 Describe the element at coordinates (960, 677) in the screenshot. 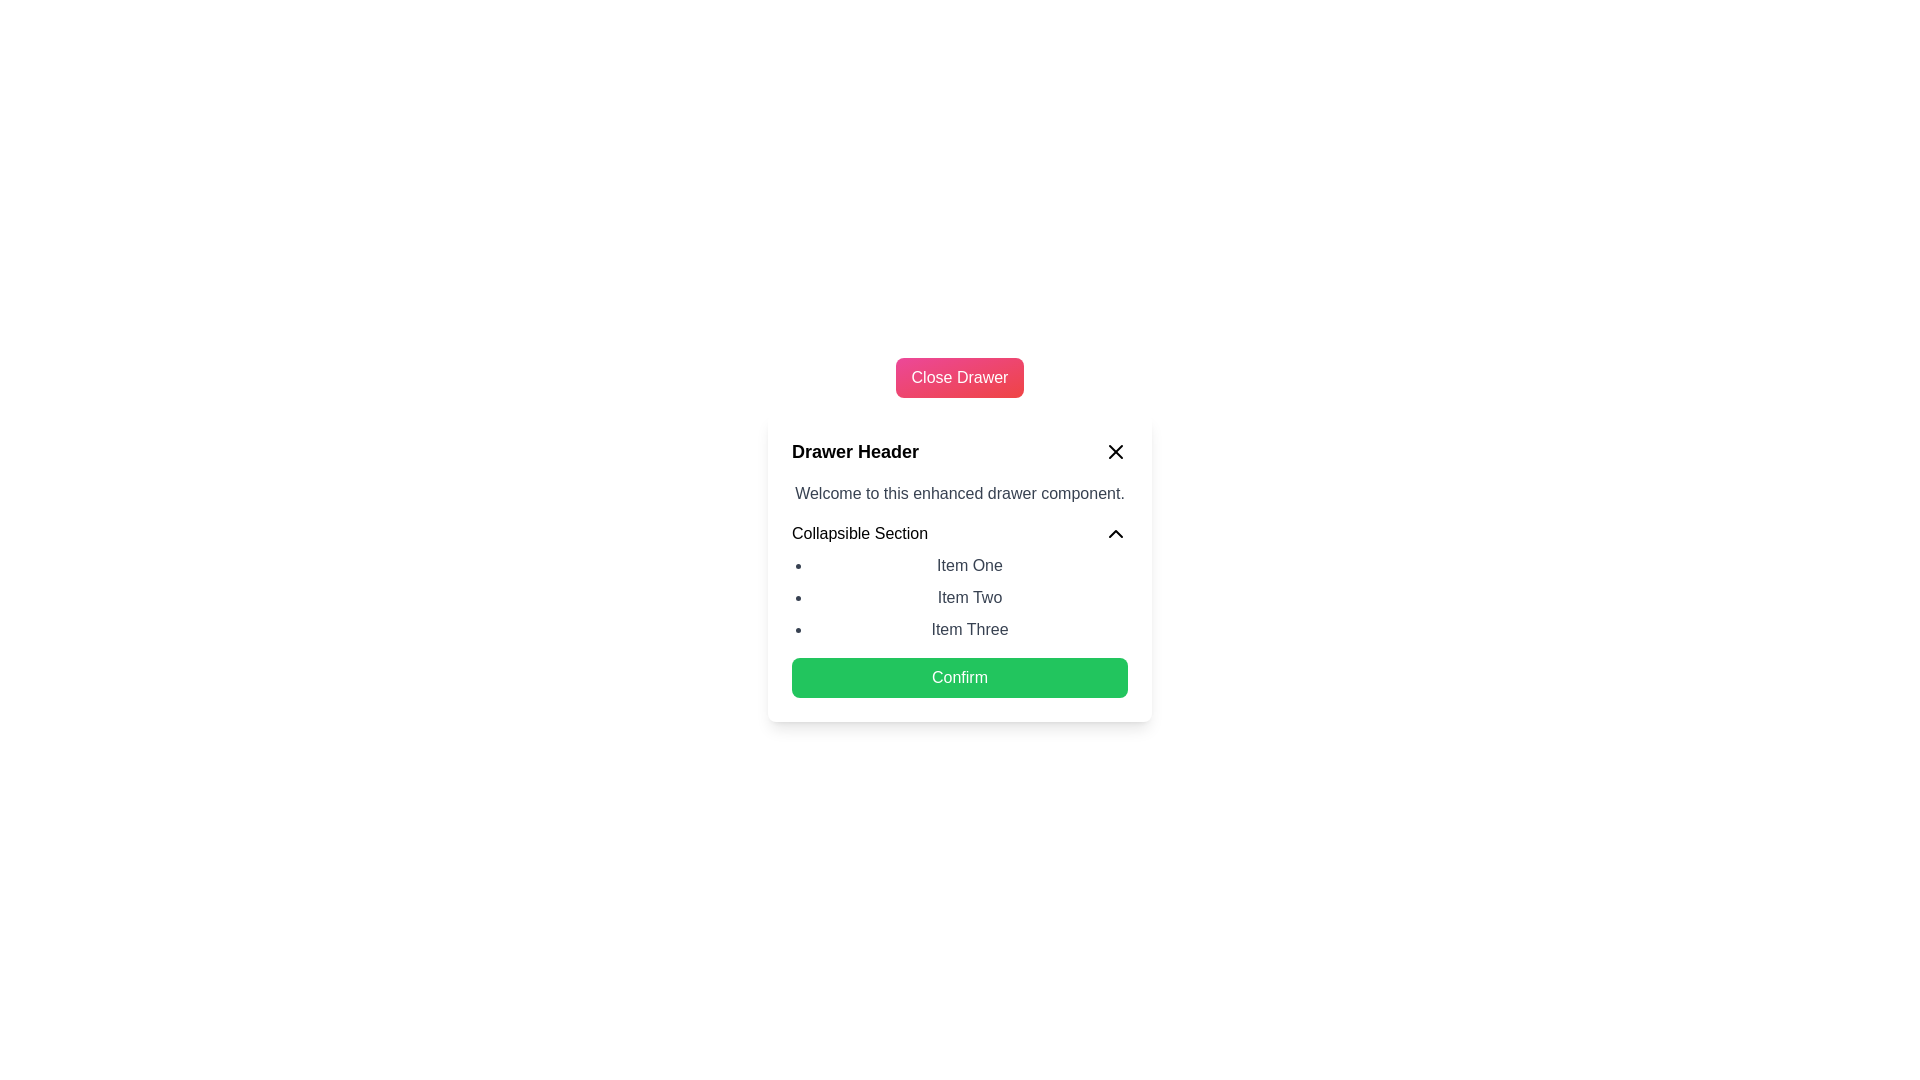

I see `the confirmation button located at the bottom of the drawer interface` at that location.